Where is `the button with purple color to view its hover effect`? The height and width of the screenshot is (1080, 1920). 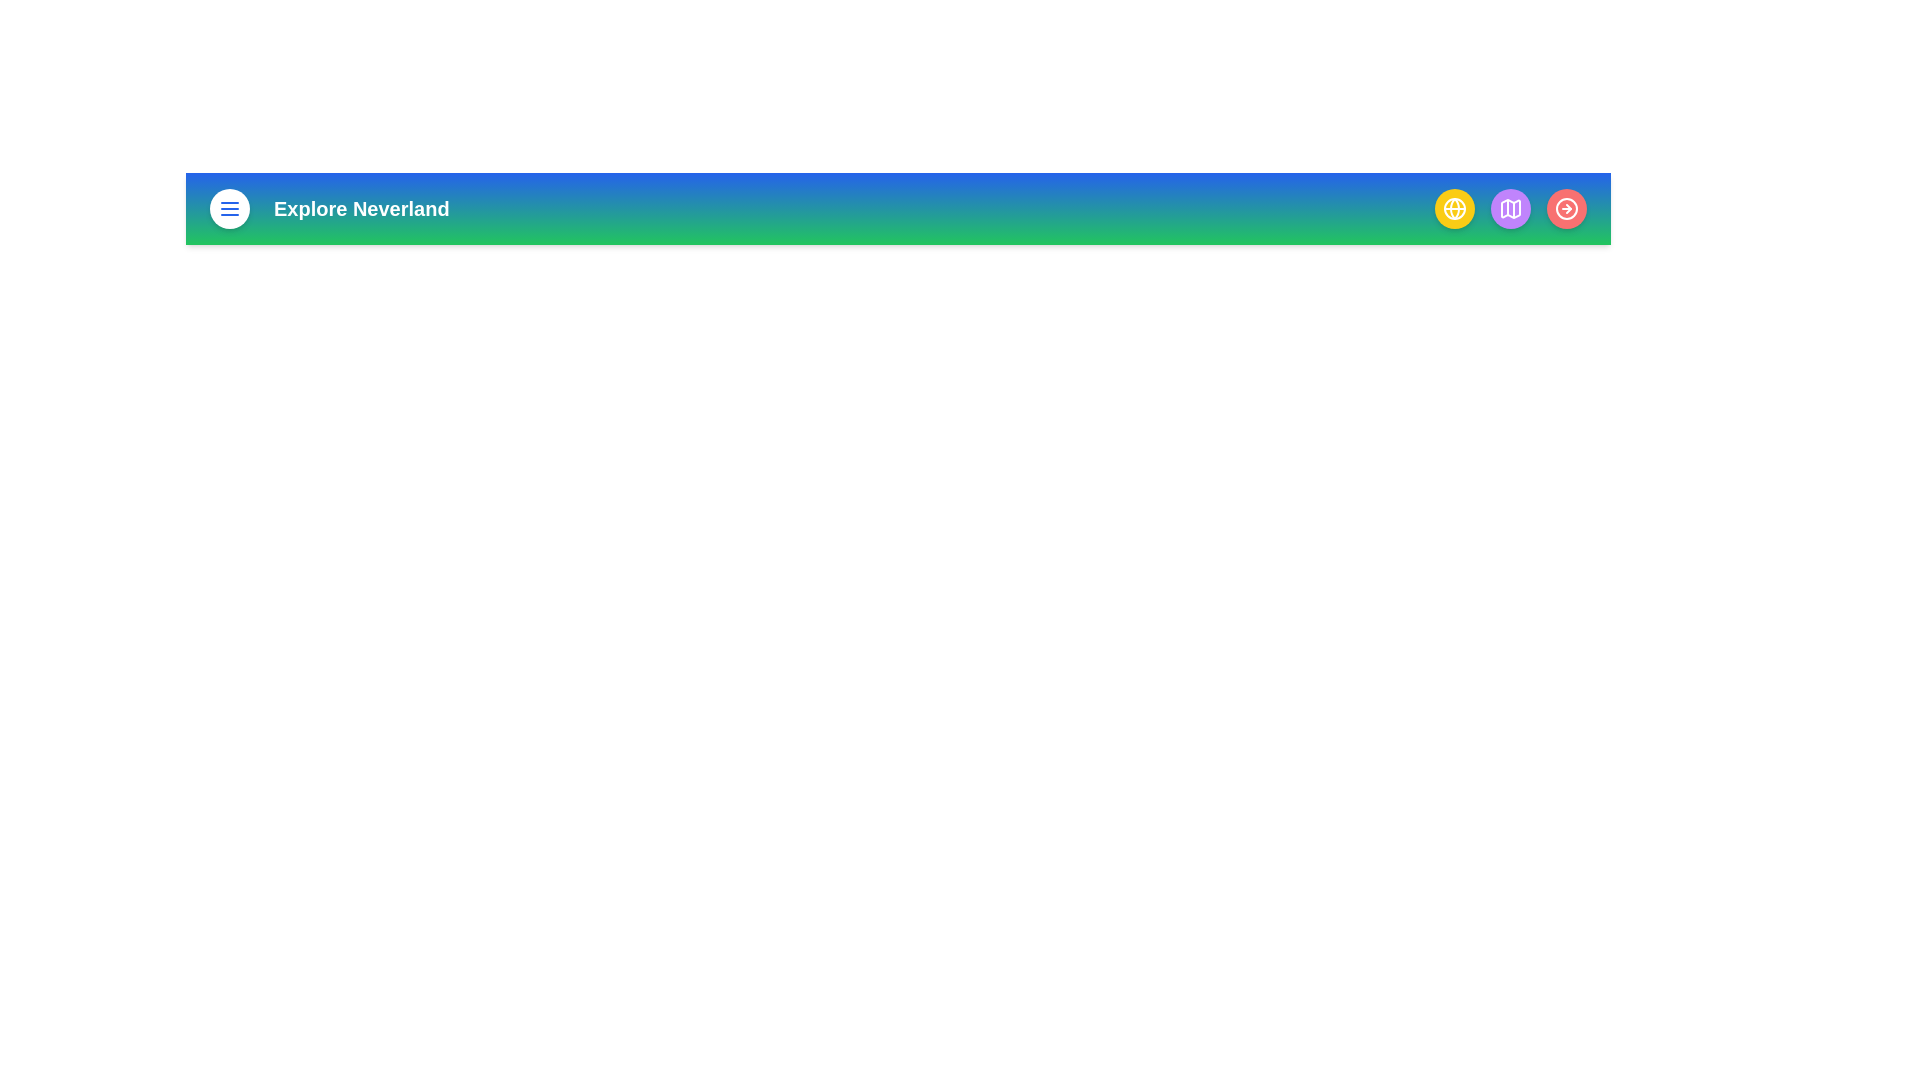
the button with purple color to view its hover effect is located at coordinates (1511, 208).